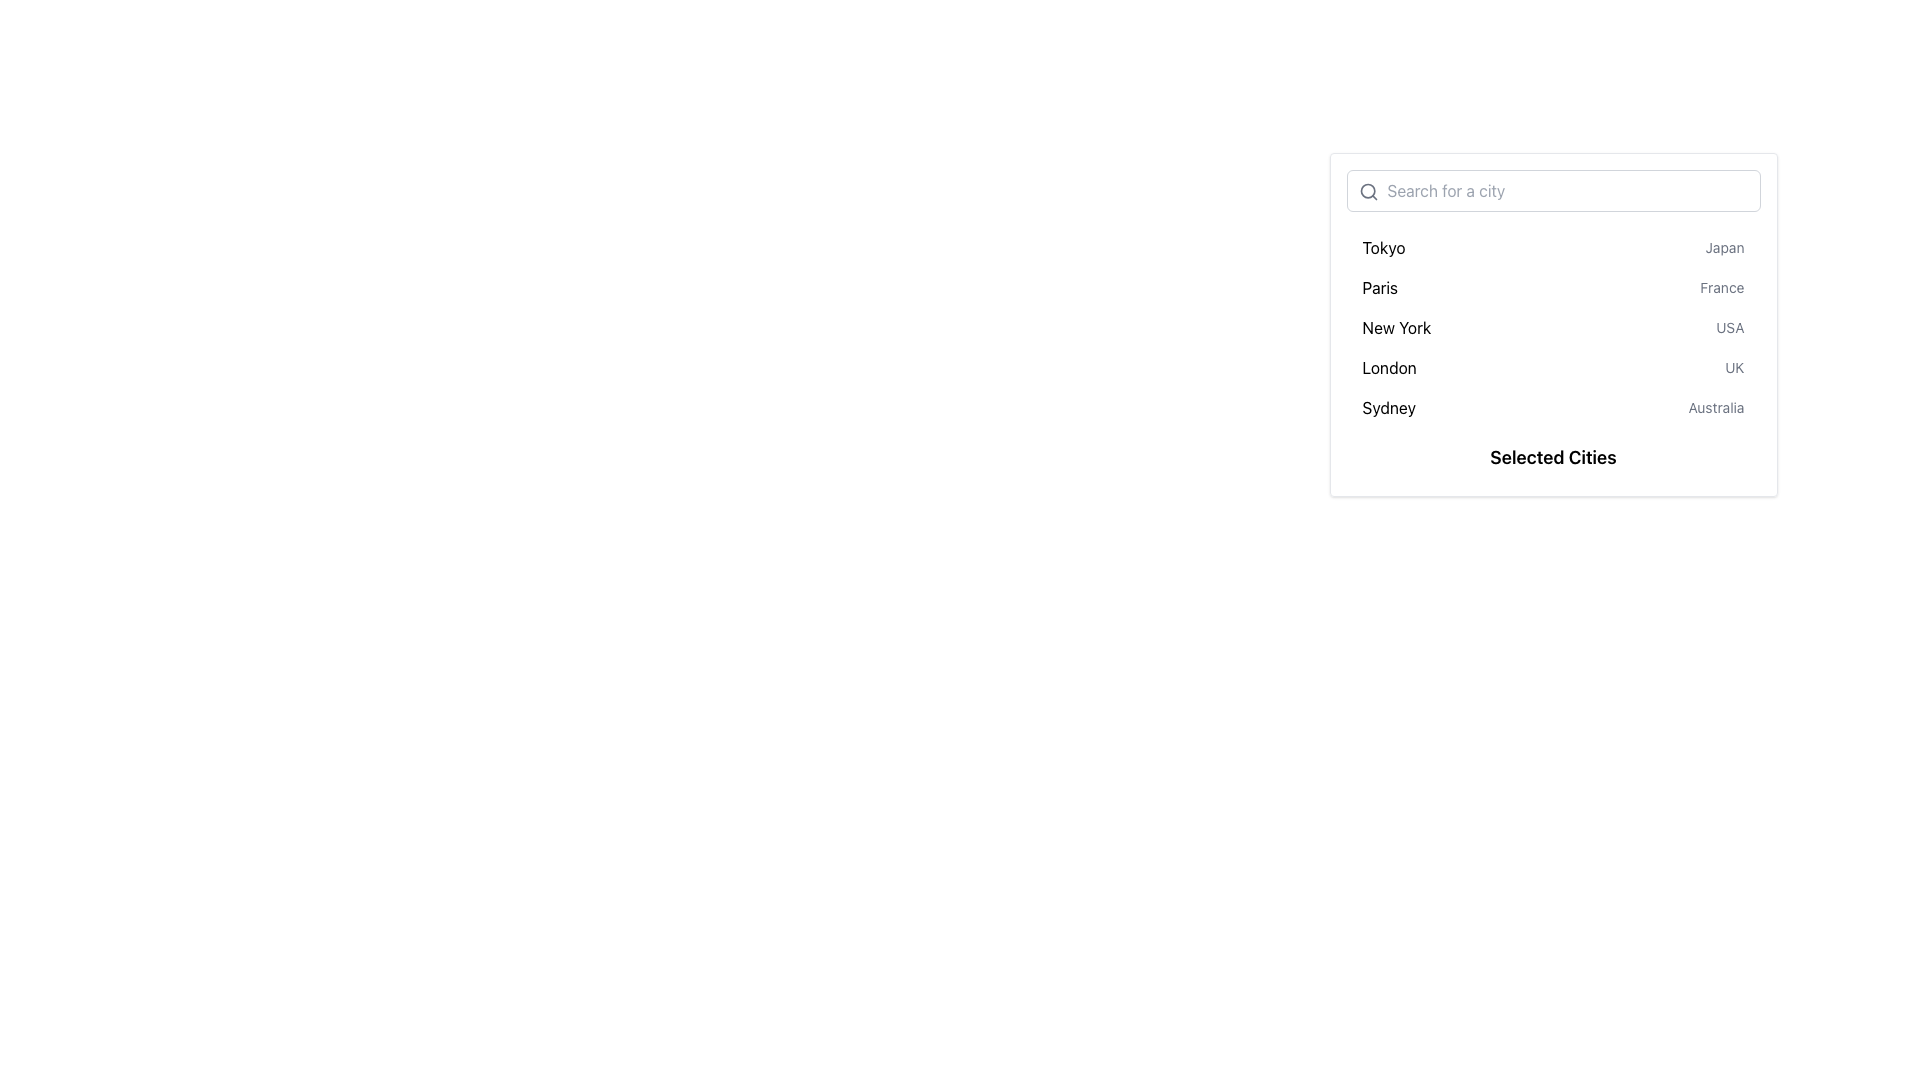  I want to click on the third list item in the locations list, so click(1552, 326).